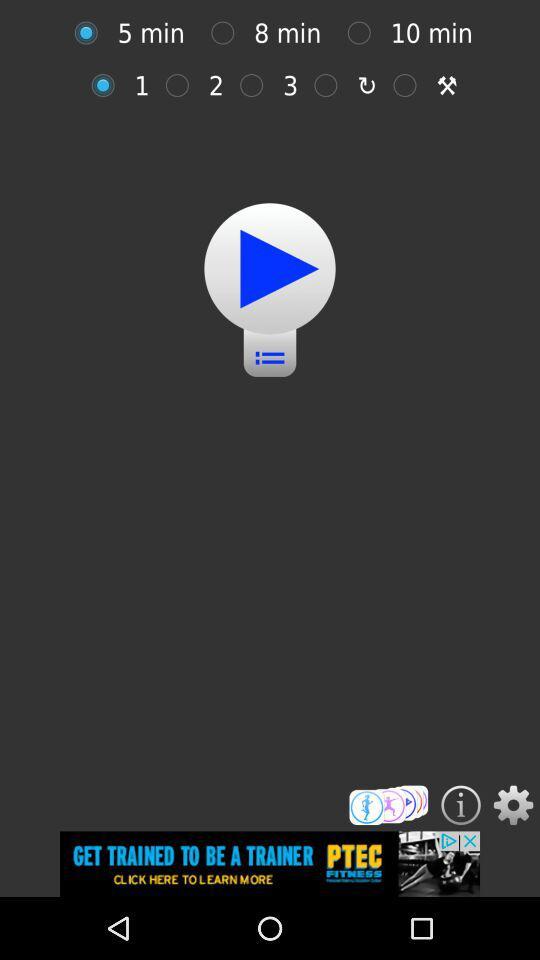 This screenshot has height=960, width=540. What do you see at coordinates (256, 85) in the screenshot?
I see `3` at bounding box center [256, 85].